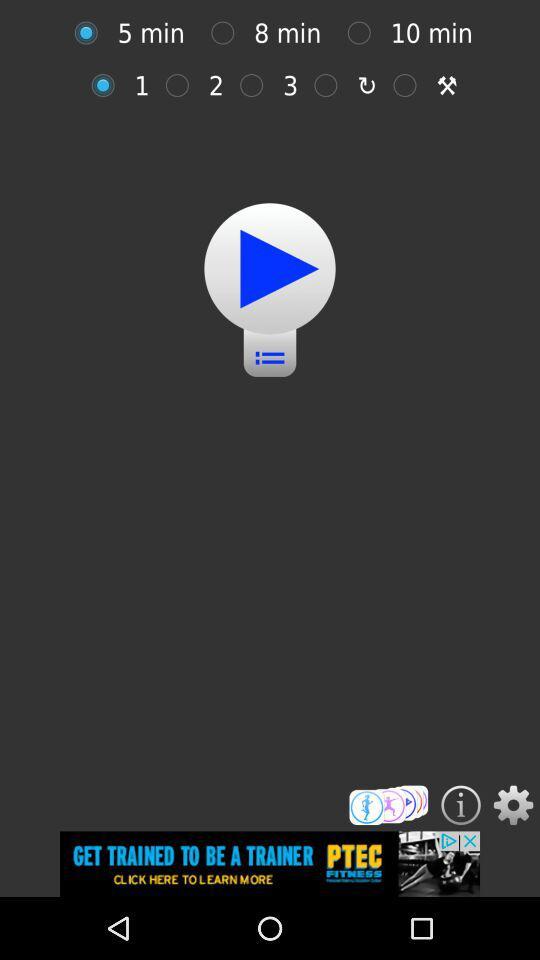 This screenshot has height=960, width=540. What do you see at coordinates (256, 85) in the screenshot?
I see `3` at bounding box center [256, 85].